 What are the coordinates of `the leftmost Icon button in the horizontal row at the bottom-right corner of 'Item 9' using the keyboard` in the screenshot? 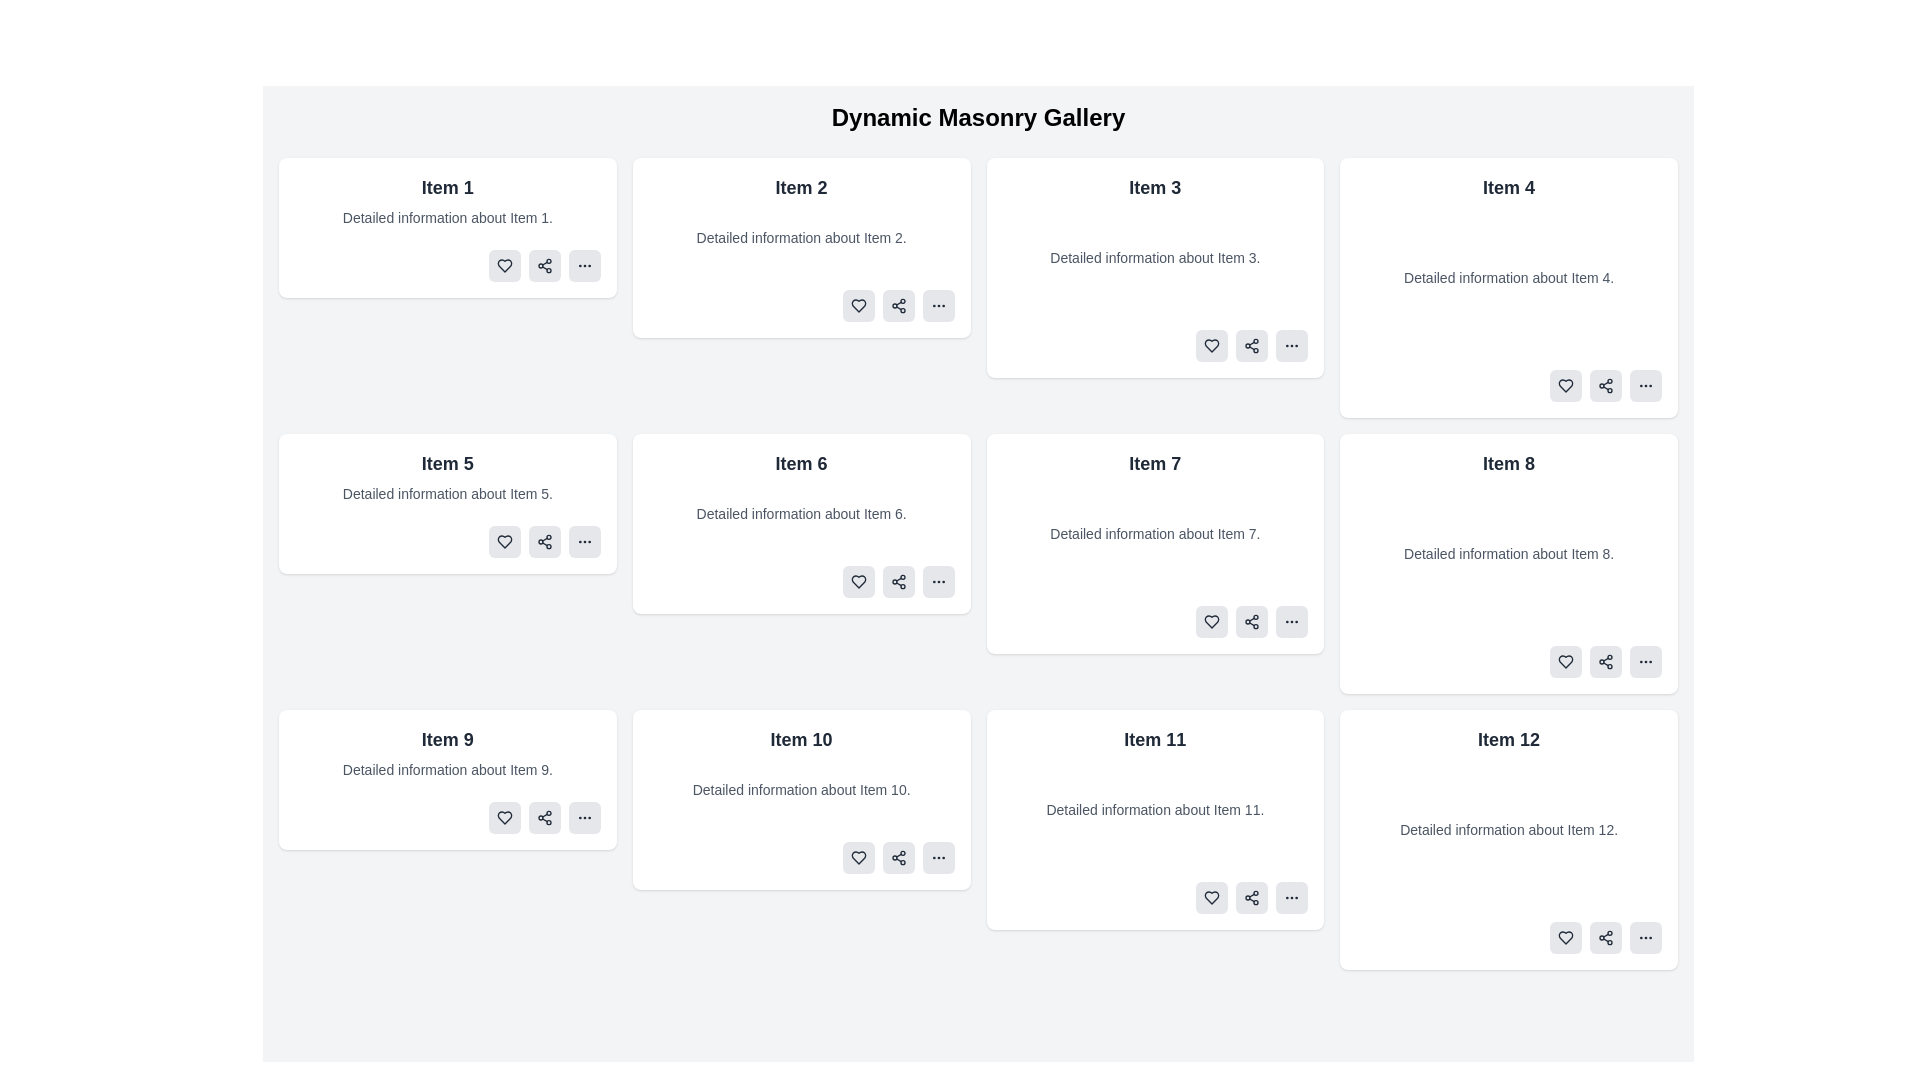 It's located at (504, 817).